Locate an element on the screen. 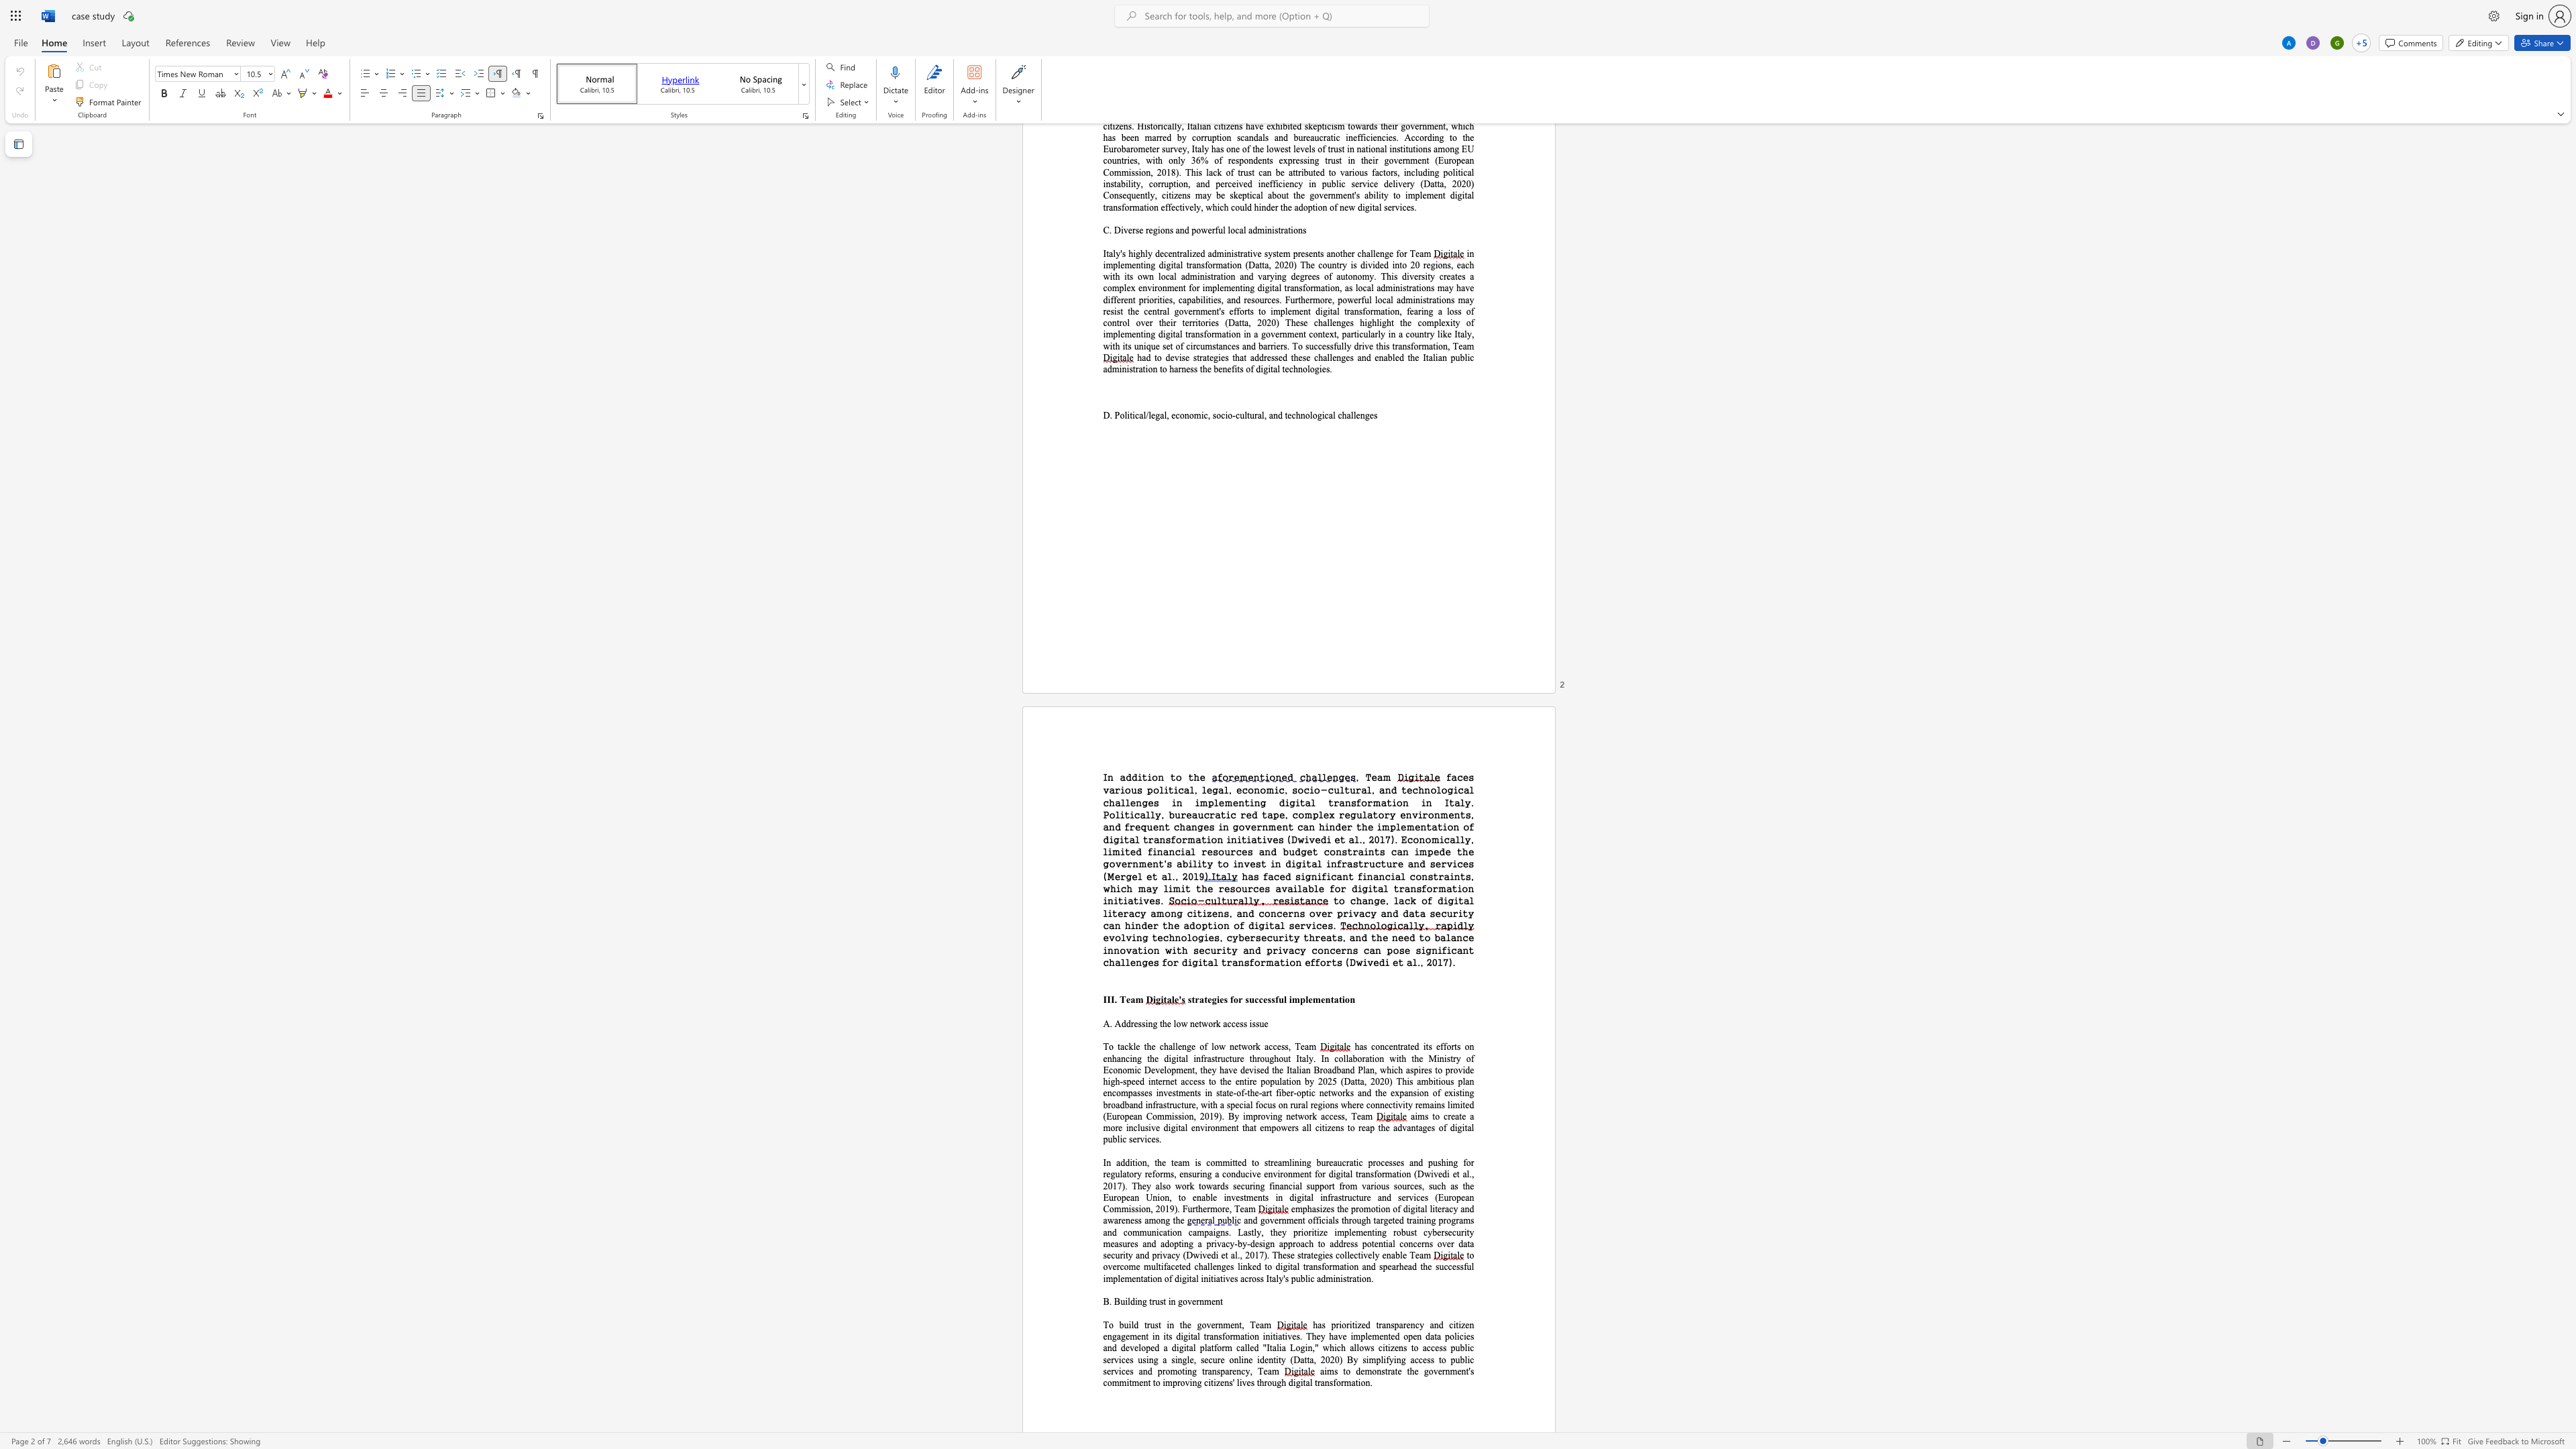 The height and width of the screenshot is (1449, 2576). the space between the continuous character "n" and "t" in the text is located at coordinates (1219, 1301).